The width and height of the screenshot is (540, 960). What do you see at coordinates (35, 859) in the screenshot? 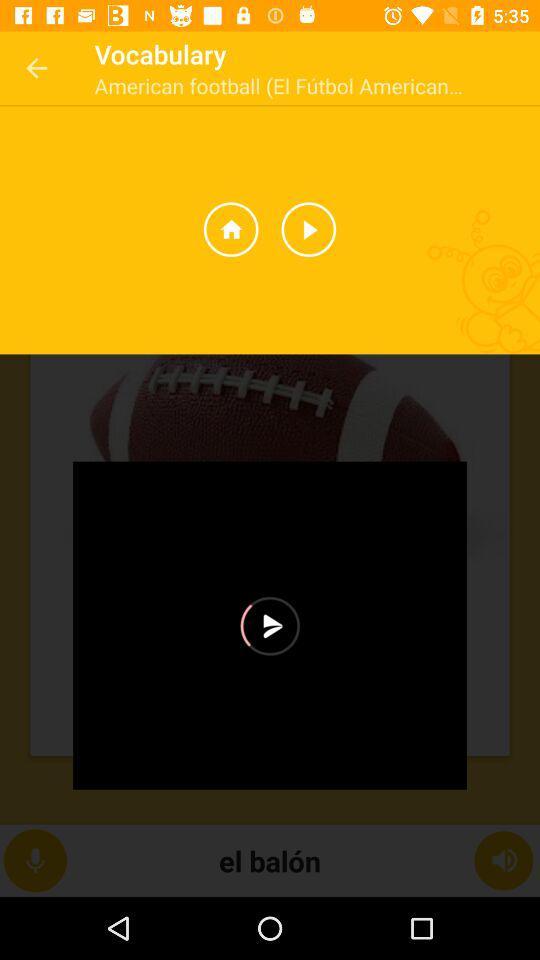
I see `the microphone icon` at bounding box center [35, 859].